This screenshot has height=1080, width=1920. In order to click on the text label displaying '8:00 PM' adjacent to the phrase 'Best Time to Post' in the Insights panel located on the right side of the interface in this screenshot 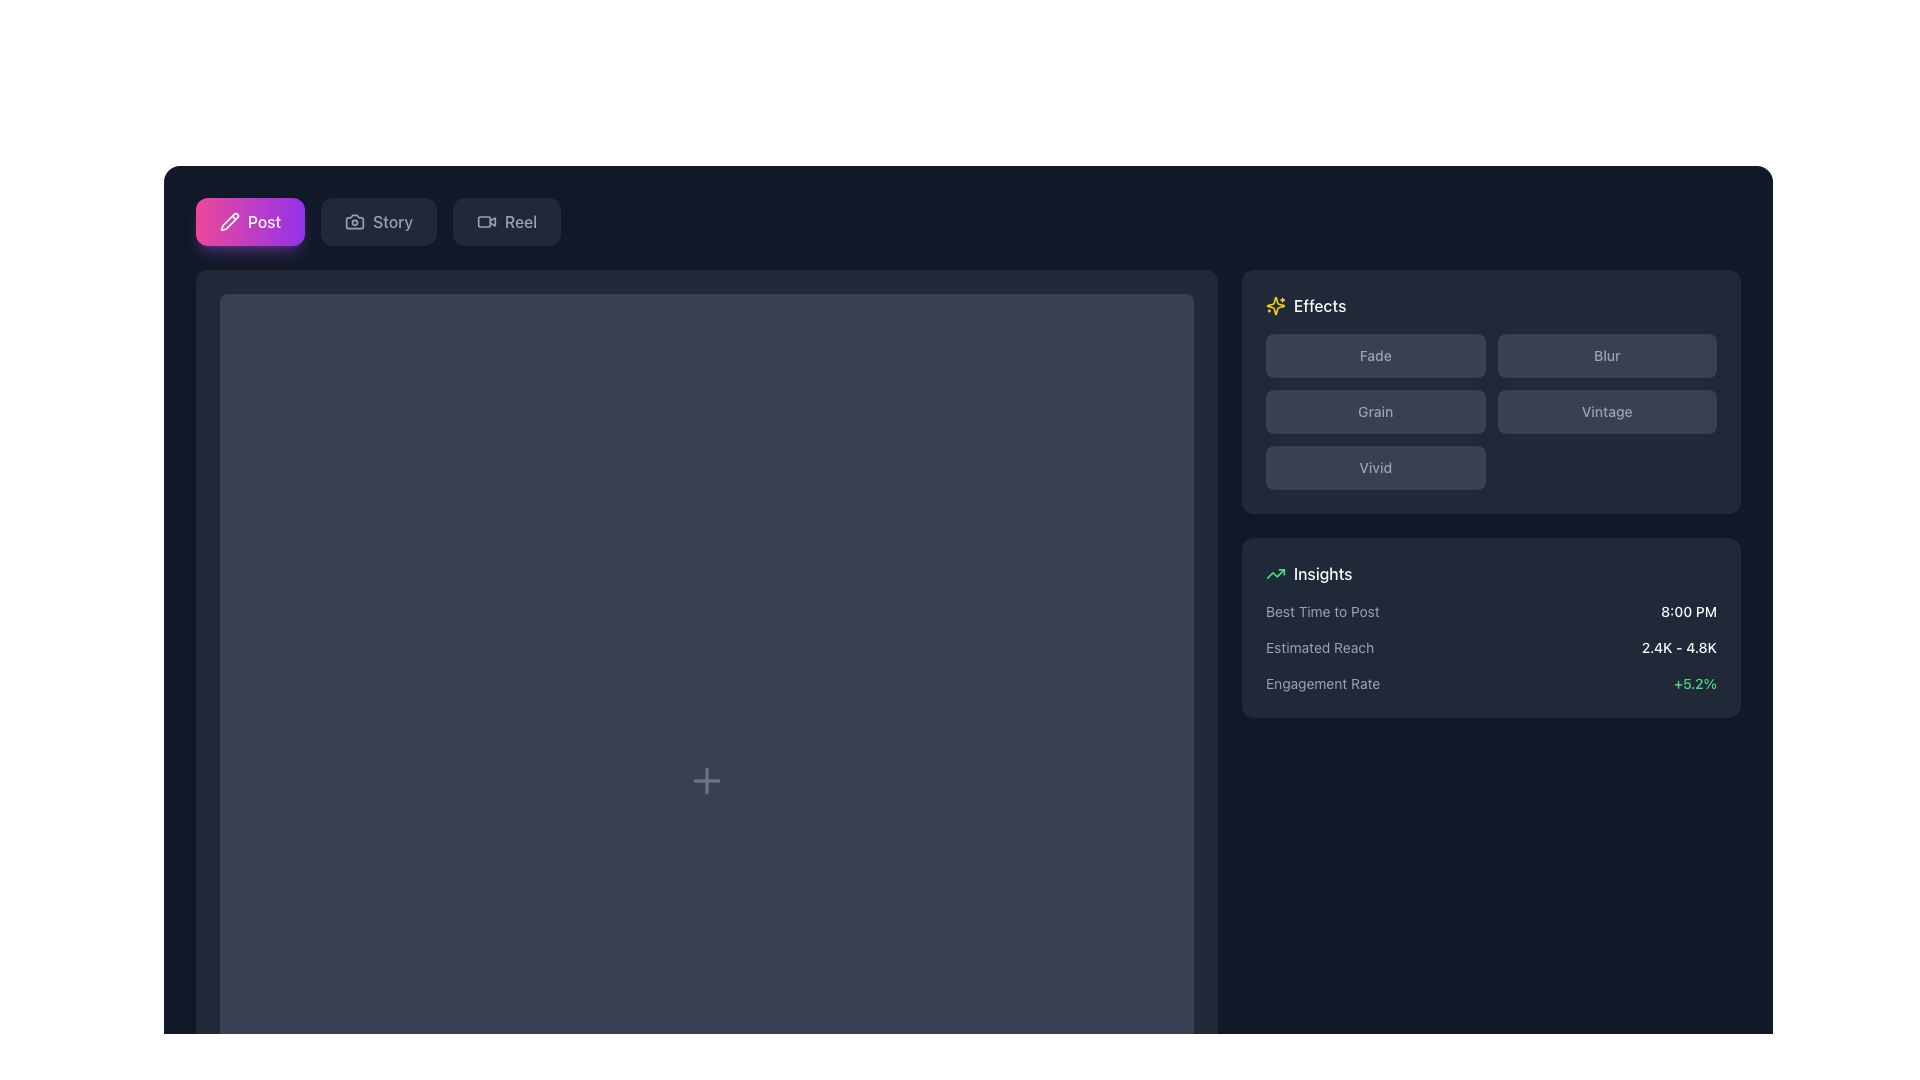, I will do `click(1688, 611)`.